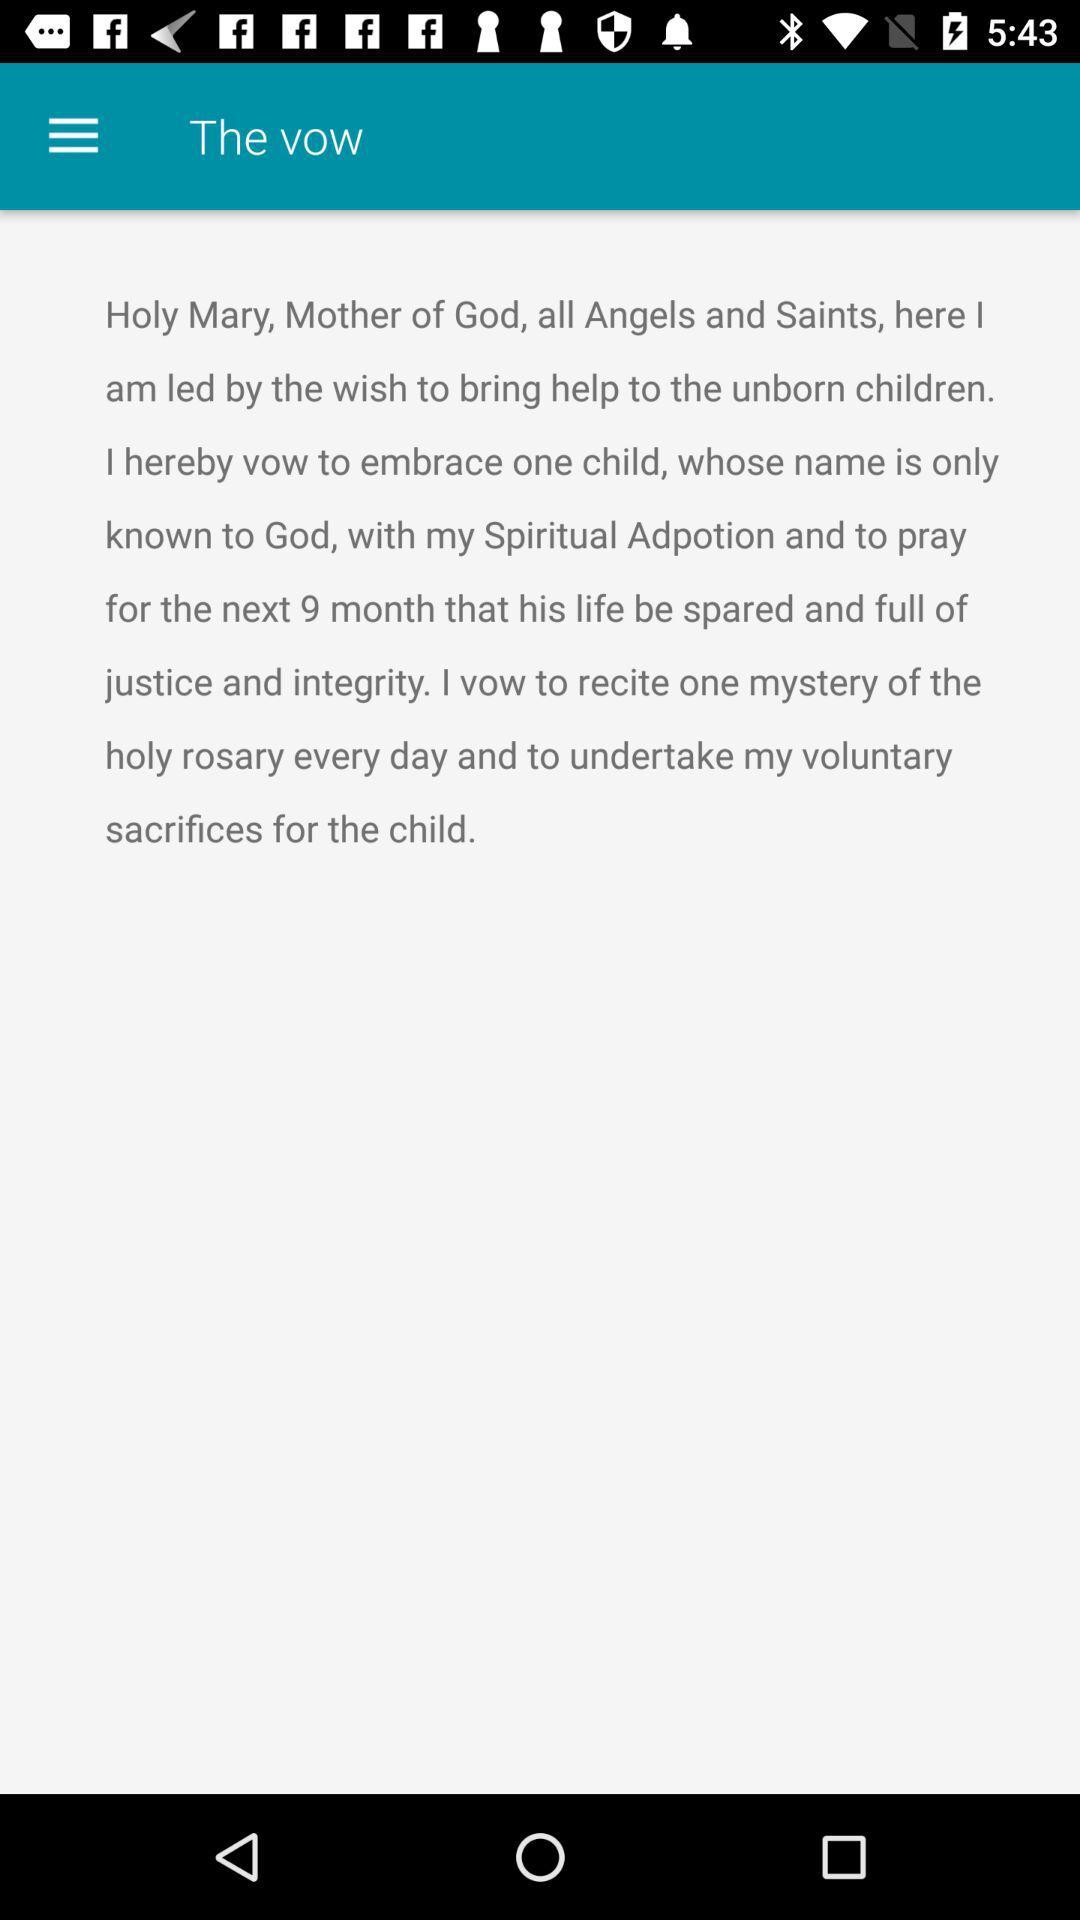  I want to click on the icon above the holy mary mother, so click(72, 135).